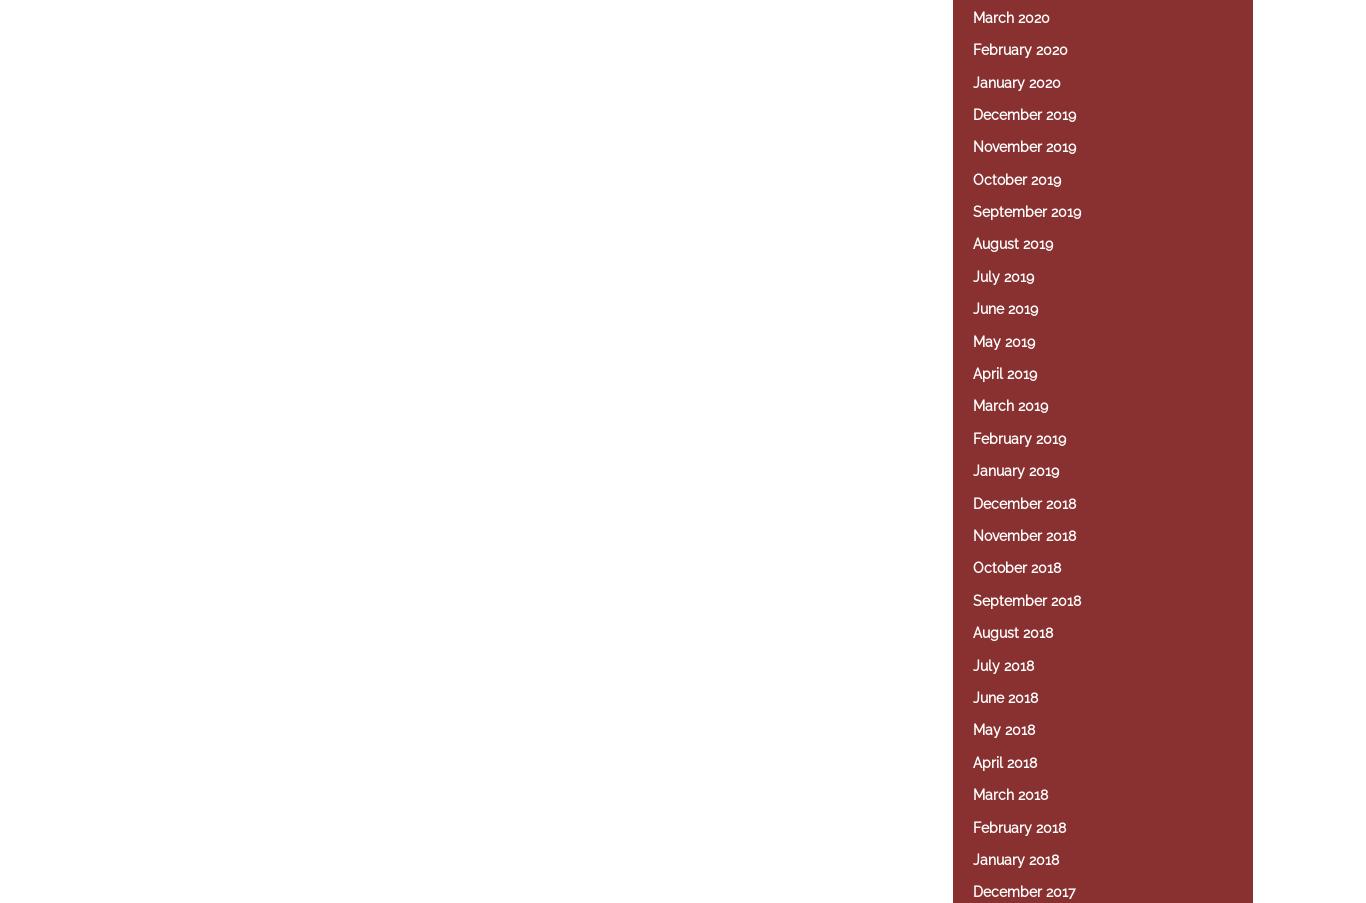 The height and width of the screenshot is (903, 1366). I want to click on 'January 2019', so click(973, 471).